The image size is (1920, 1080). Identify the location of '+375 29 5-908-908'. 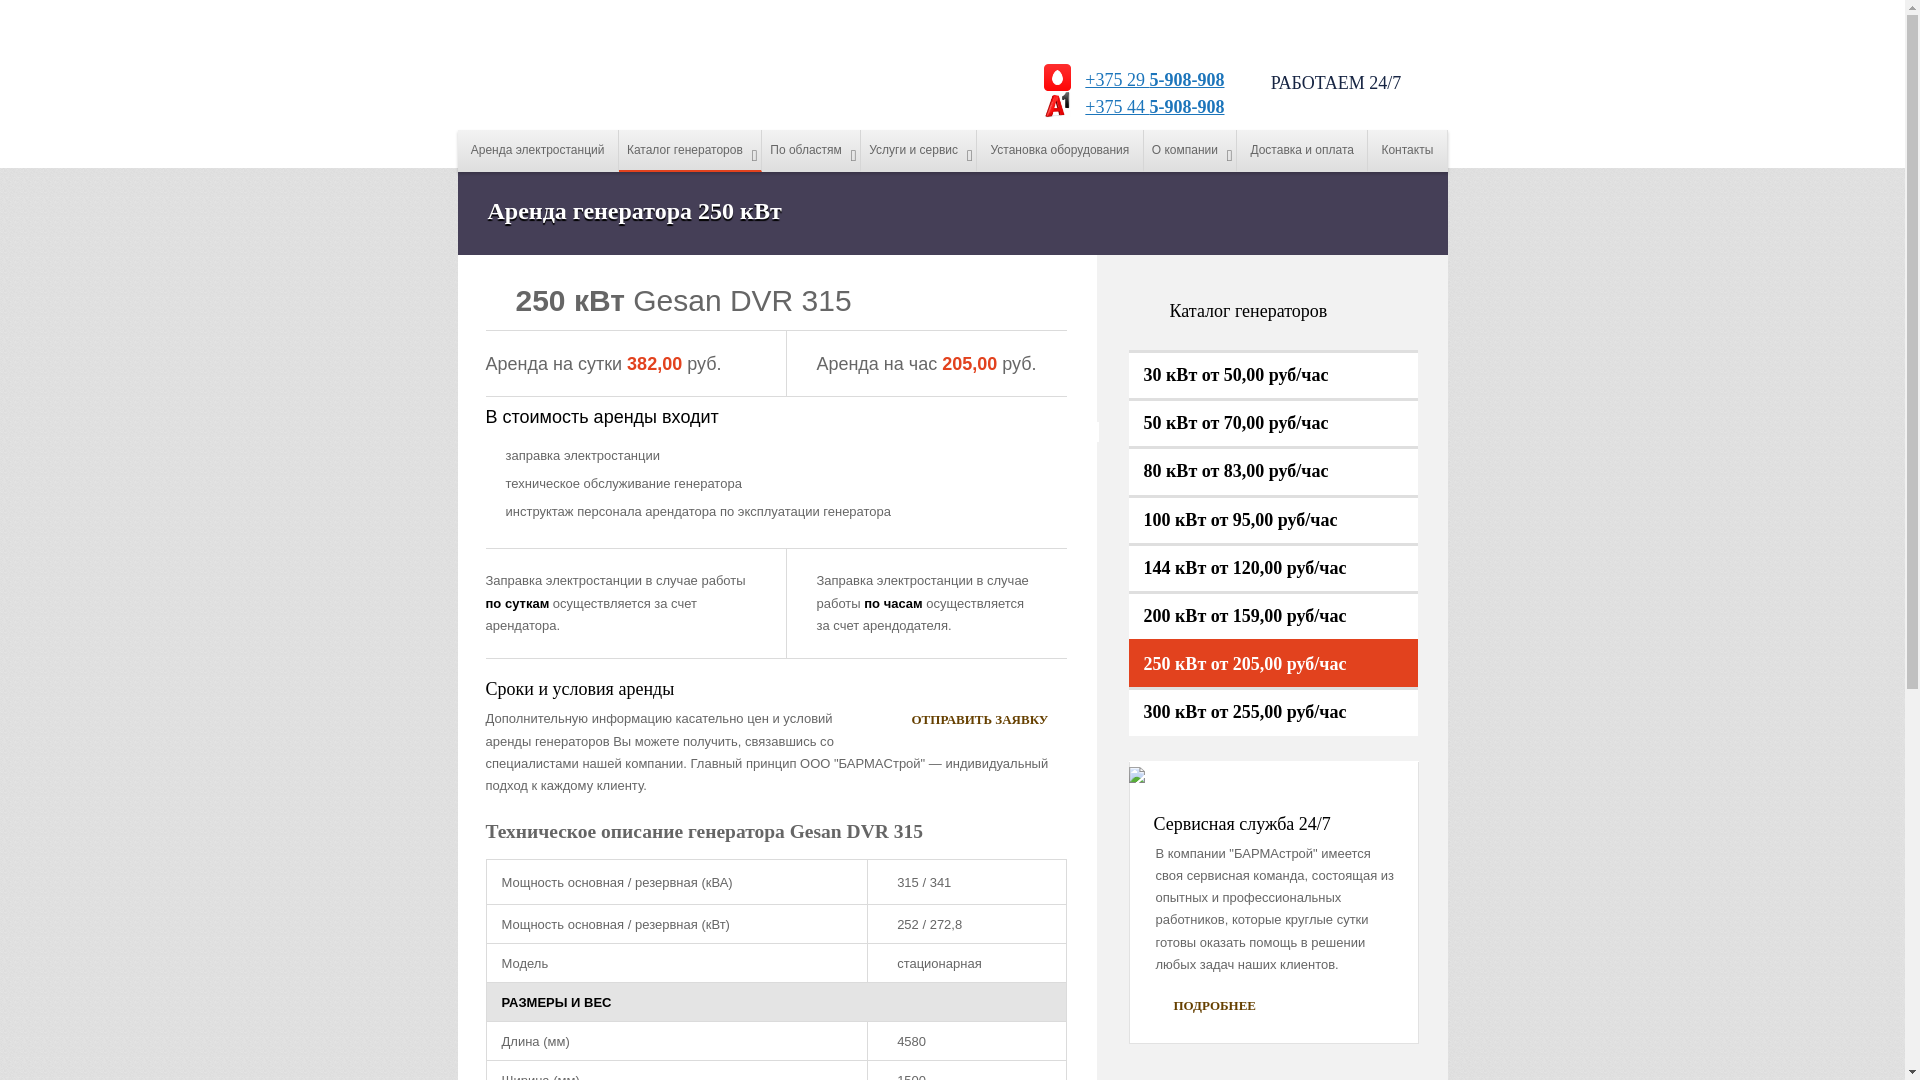
(1149, 79).